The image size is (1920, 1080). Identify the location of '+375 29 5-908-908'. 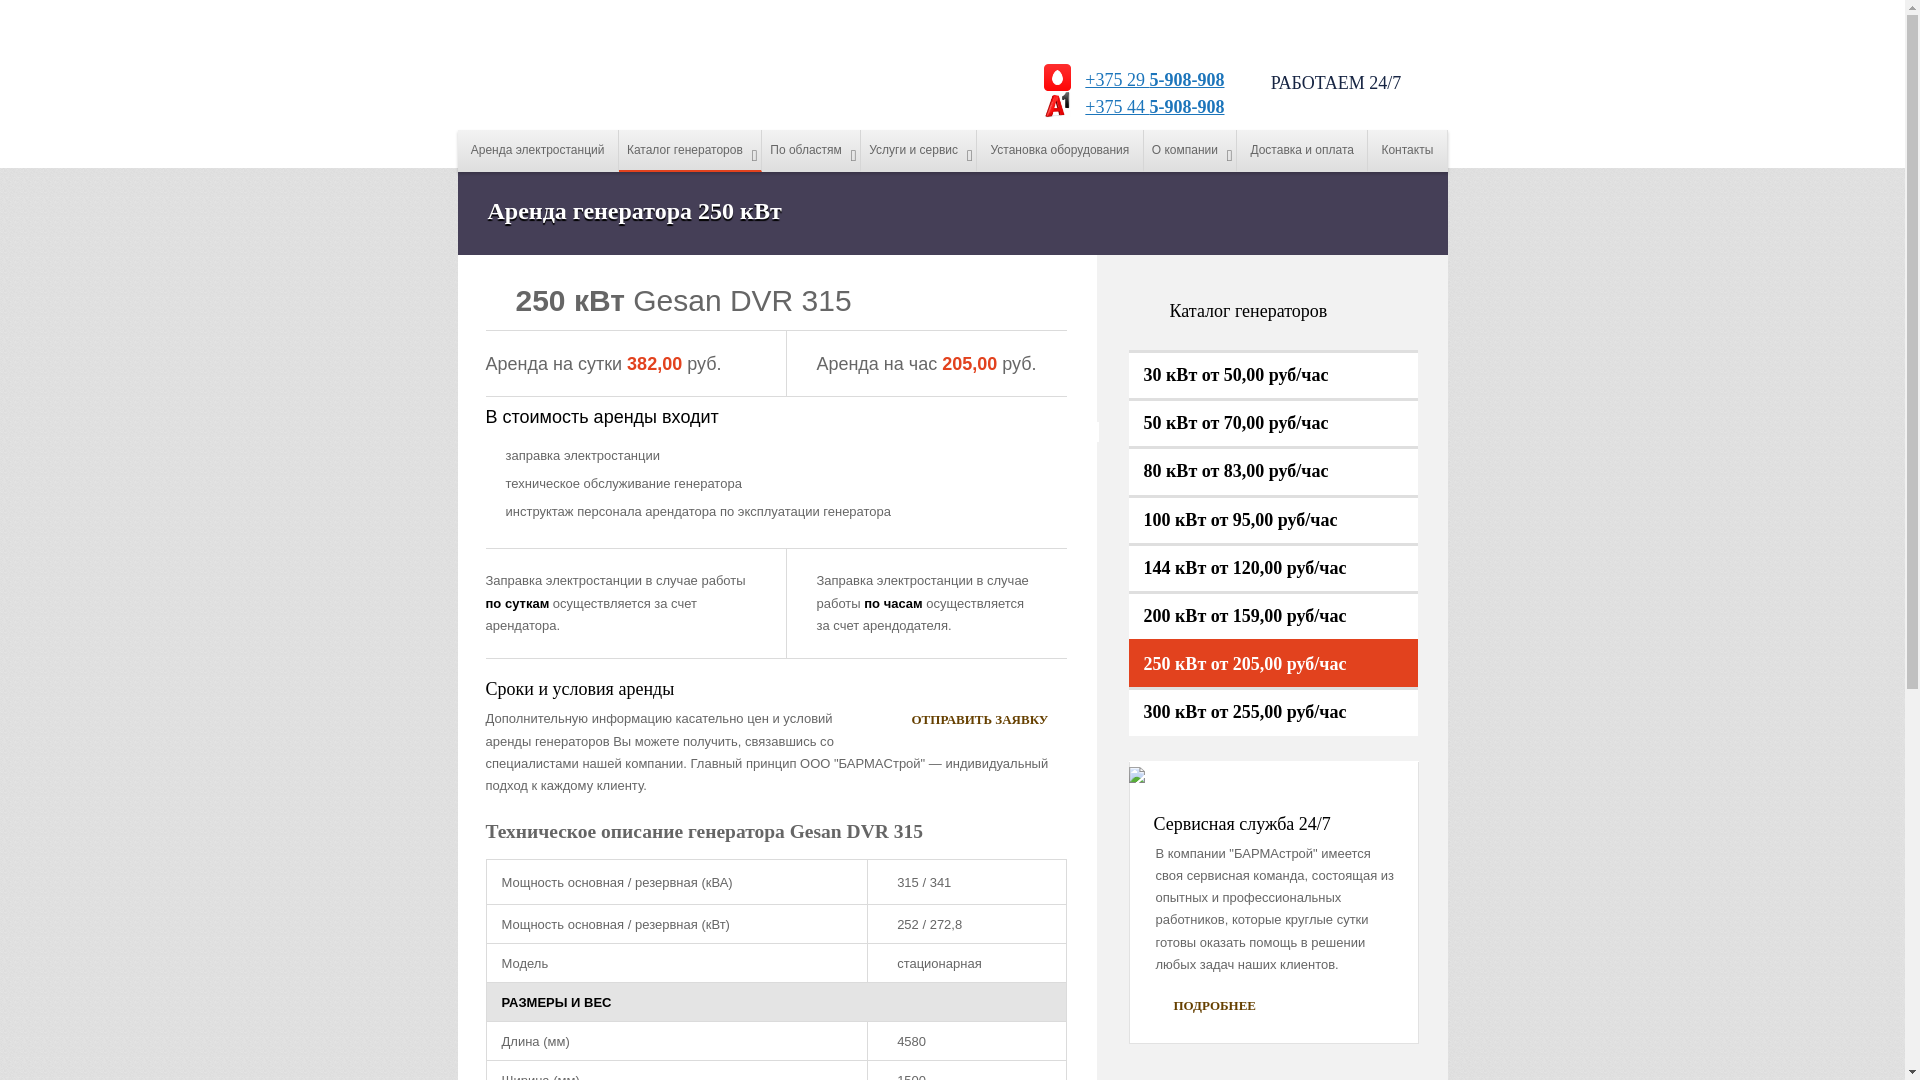
(1149, 79).